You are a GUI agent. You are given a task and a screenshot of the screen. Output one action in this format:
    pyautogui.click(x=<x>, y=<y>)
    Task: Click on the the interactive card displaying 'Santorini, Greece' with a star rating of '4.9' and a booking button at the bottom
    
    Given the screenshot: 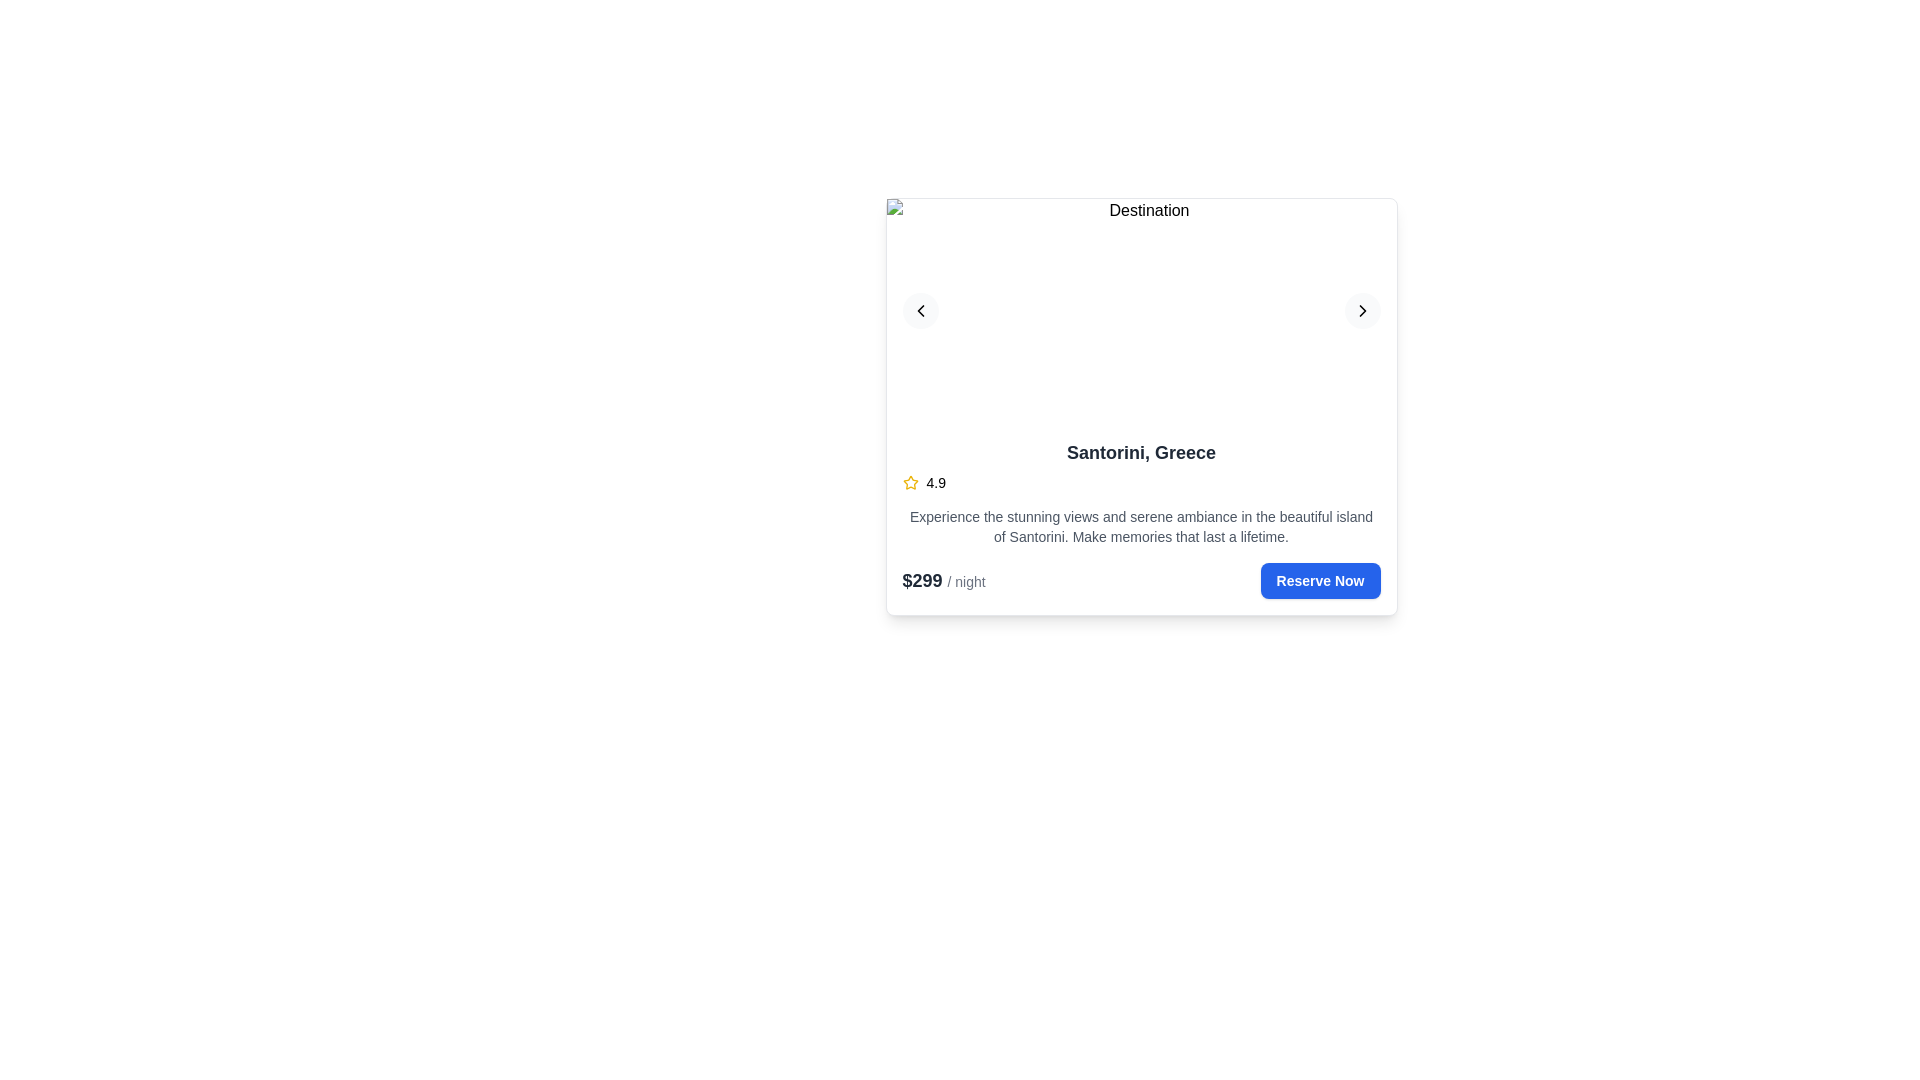 What is the action you would take?
    pyautogui.click(x=1141, y=406)
    